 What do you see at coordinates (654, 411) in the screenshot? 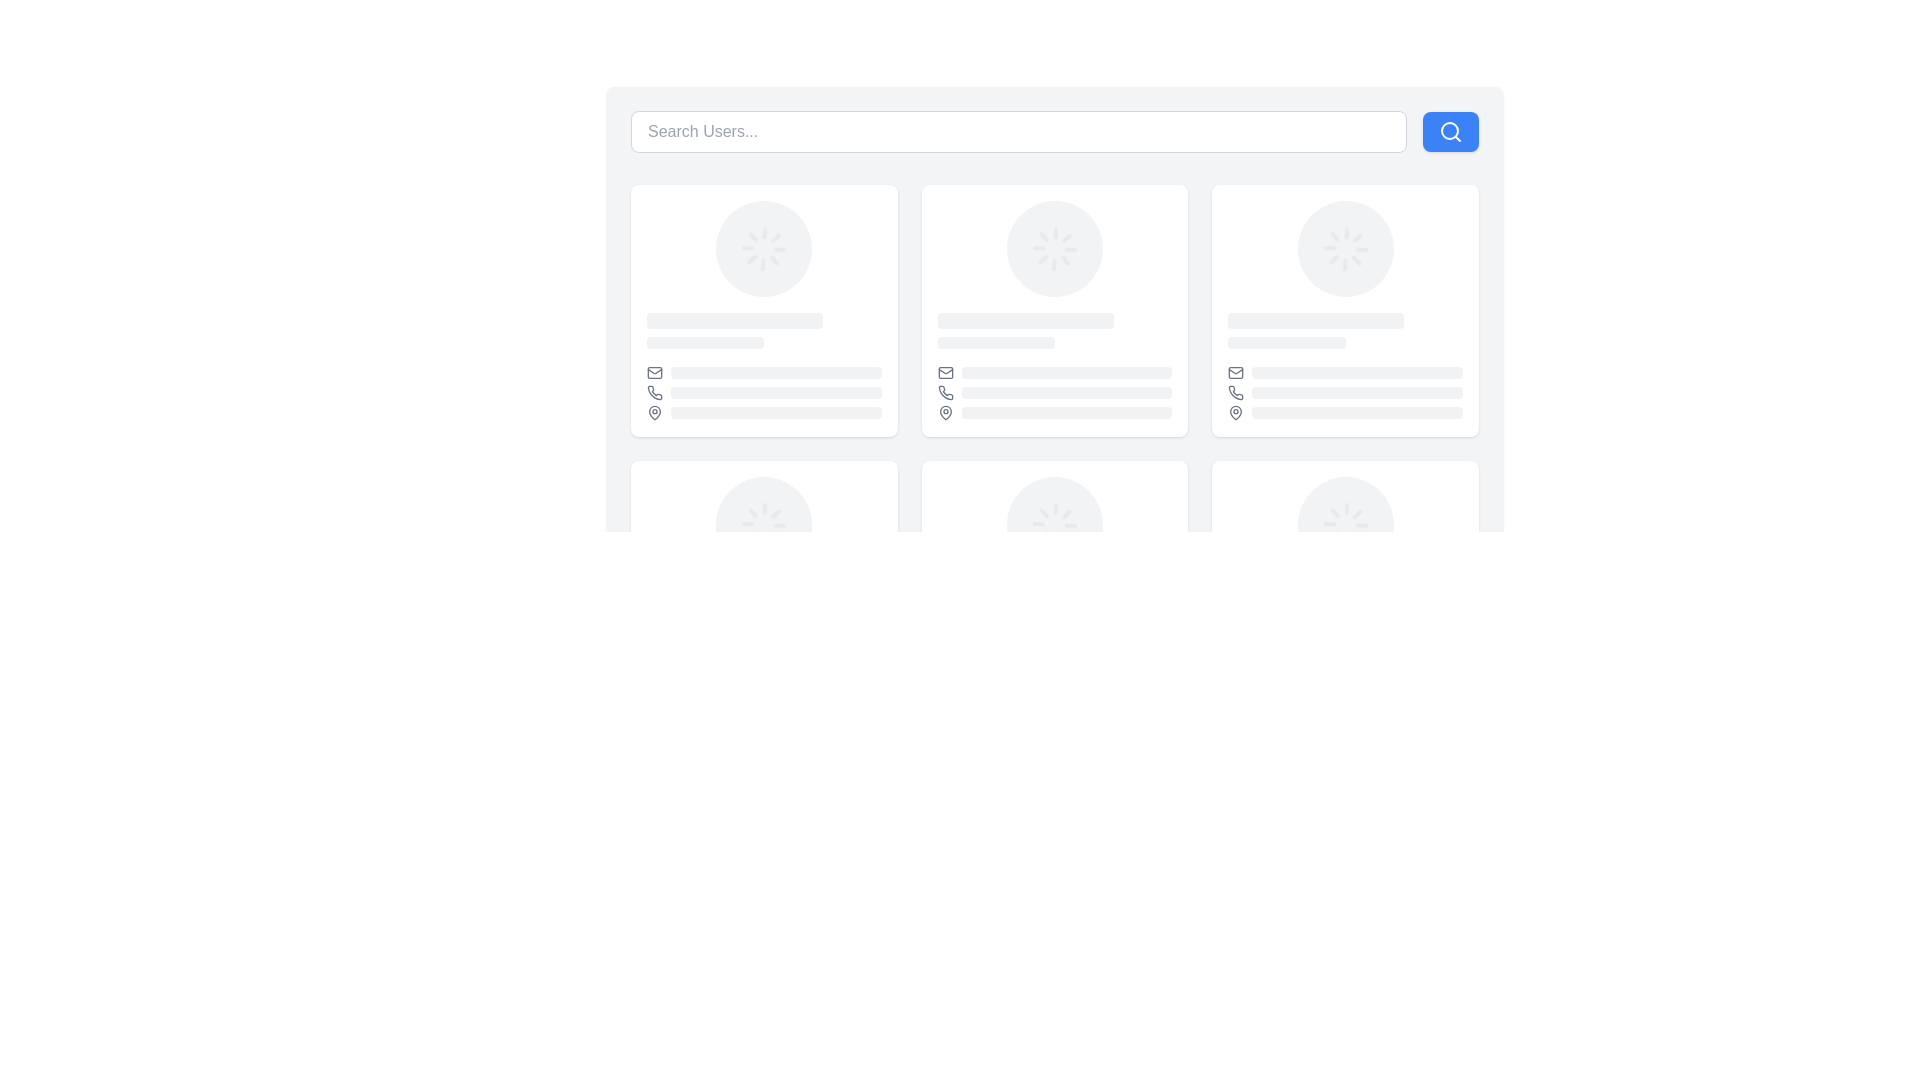
I see `the map pin icon located in the bottom-left corner of a card layout` at bounding box center [654, 411].